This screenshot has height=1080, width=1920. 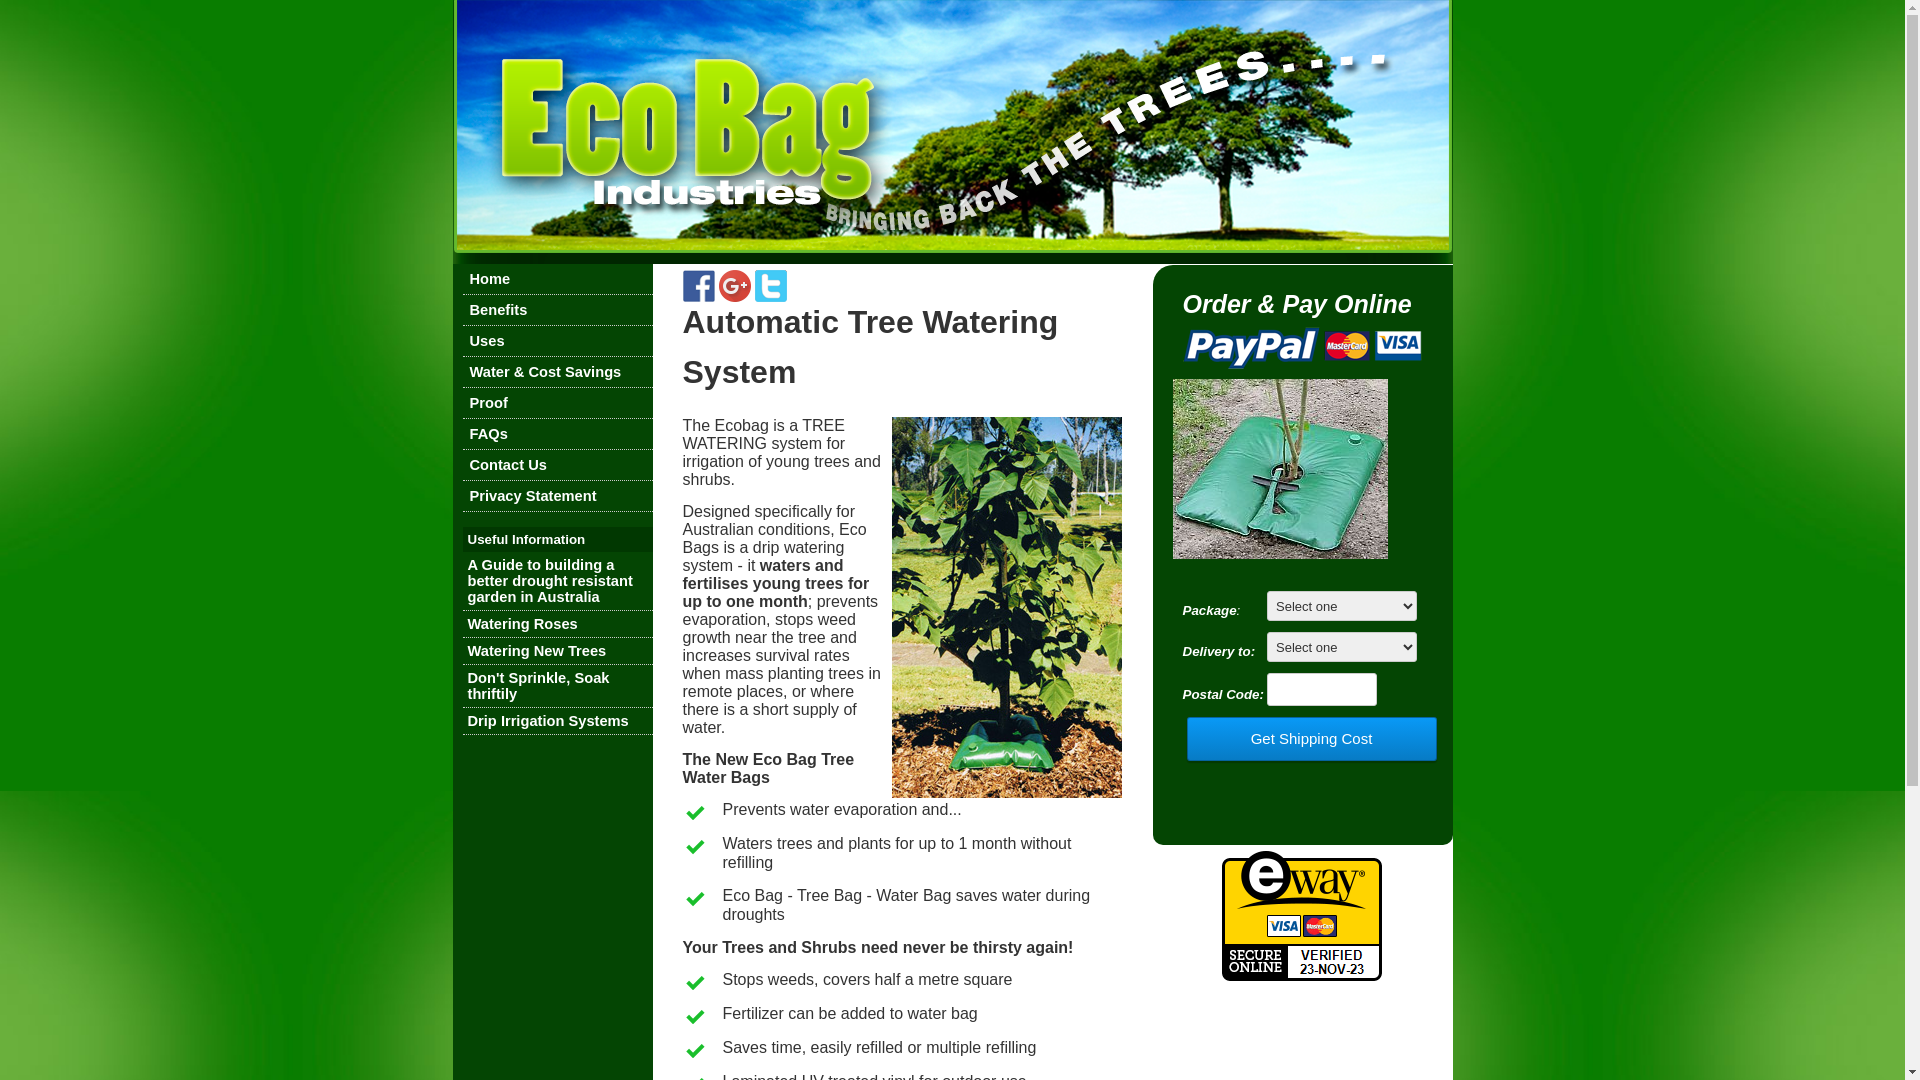 What do you see at coordinates (466, 685) in the screenshot?
I see `'Don't Sprinkle, Soak thriftily'` at bounding box center [466, 685].